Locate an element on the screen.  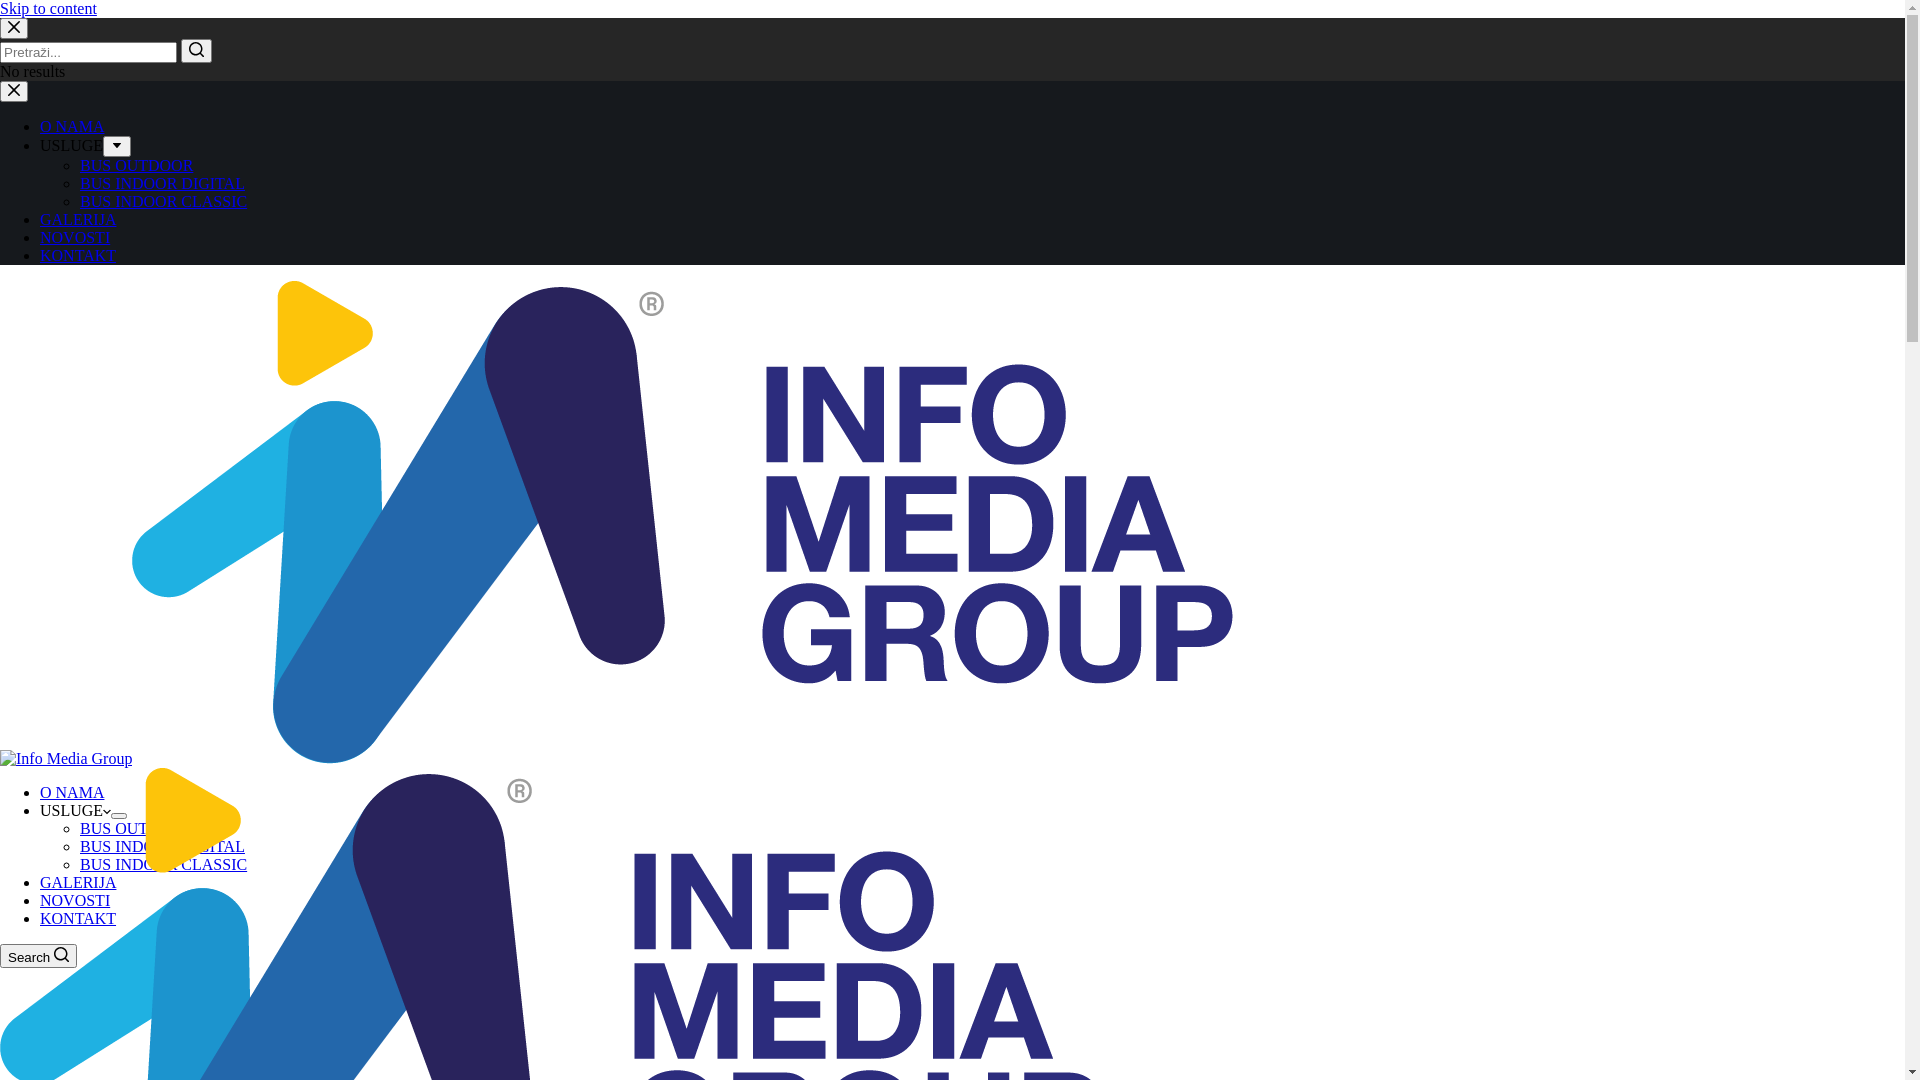
'GALERIJA' is located at coordinates (77, 881).